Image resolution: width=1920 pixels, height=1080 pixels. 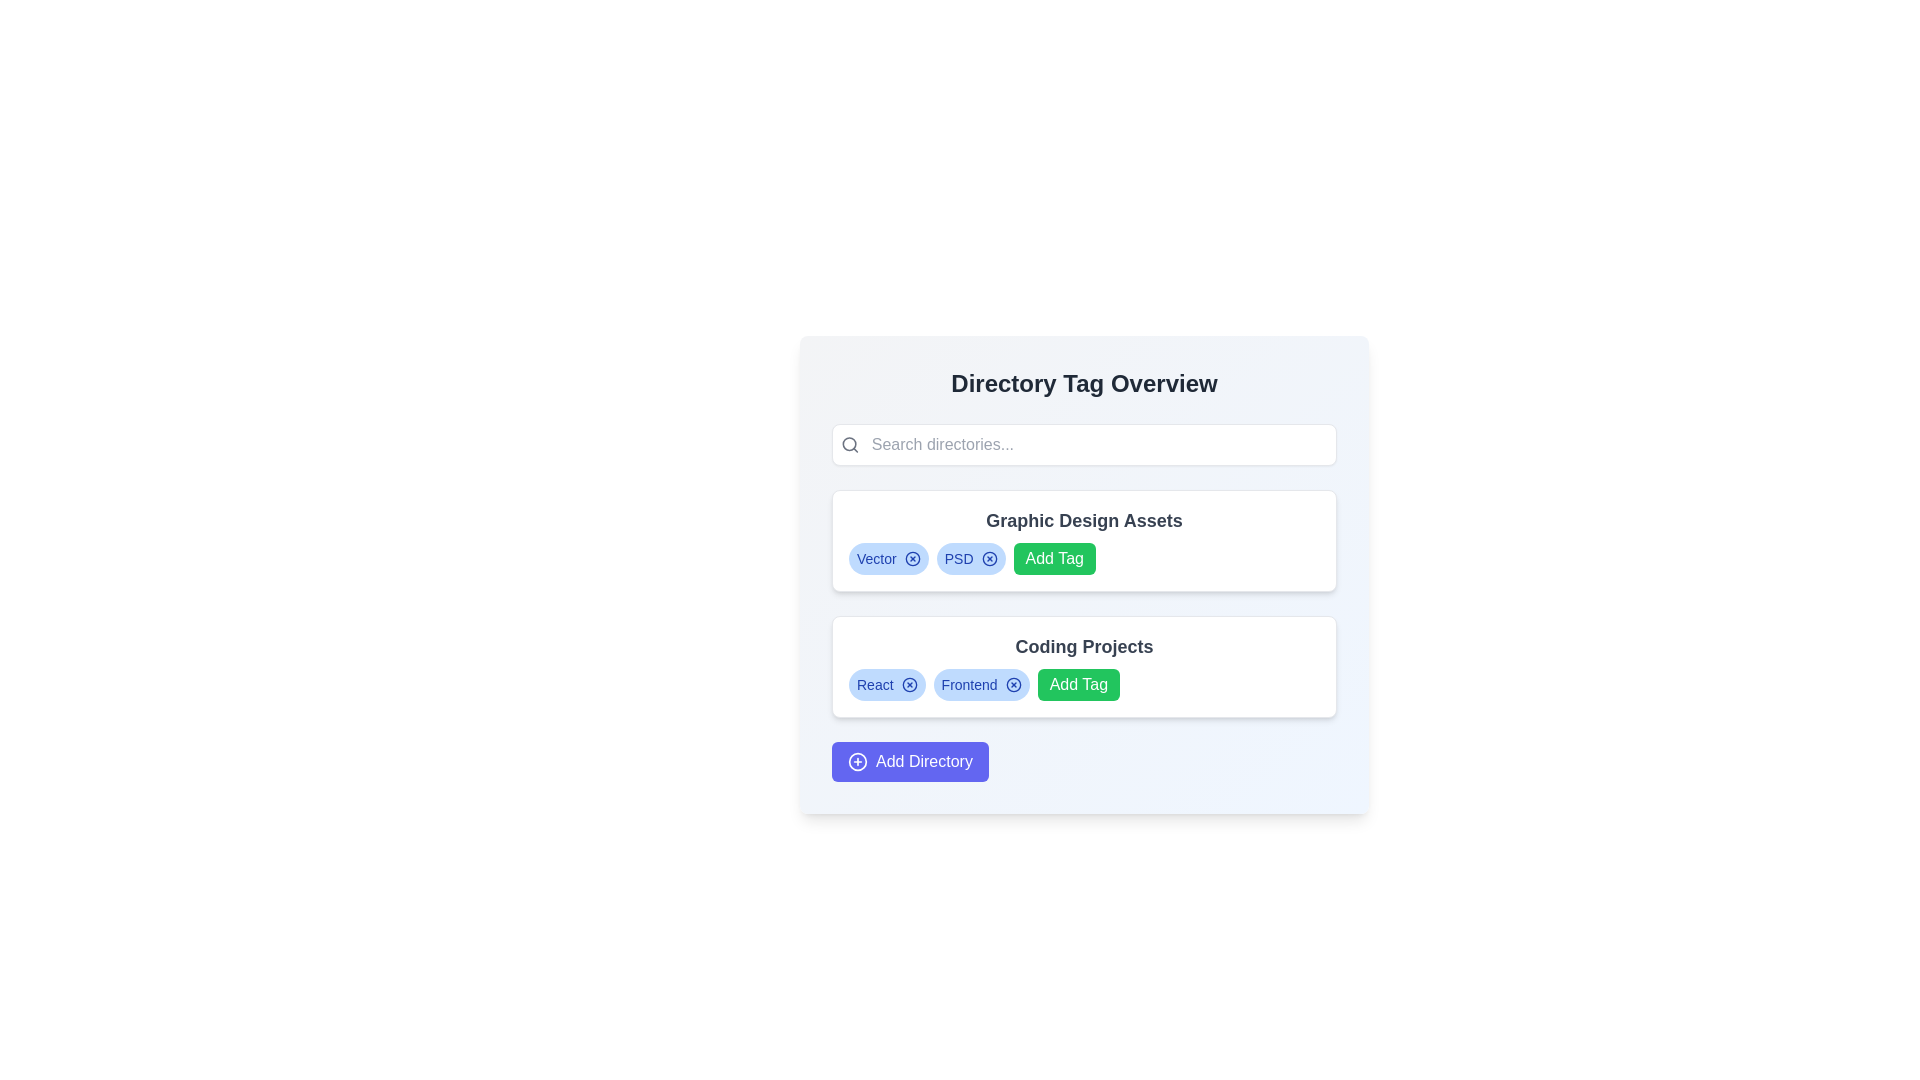 I want to click on the 'x' icon on the right side of the pill-shaped tag labeled 'Frontend', so click(x=981, y=684).